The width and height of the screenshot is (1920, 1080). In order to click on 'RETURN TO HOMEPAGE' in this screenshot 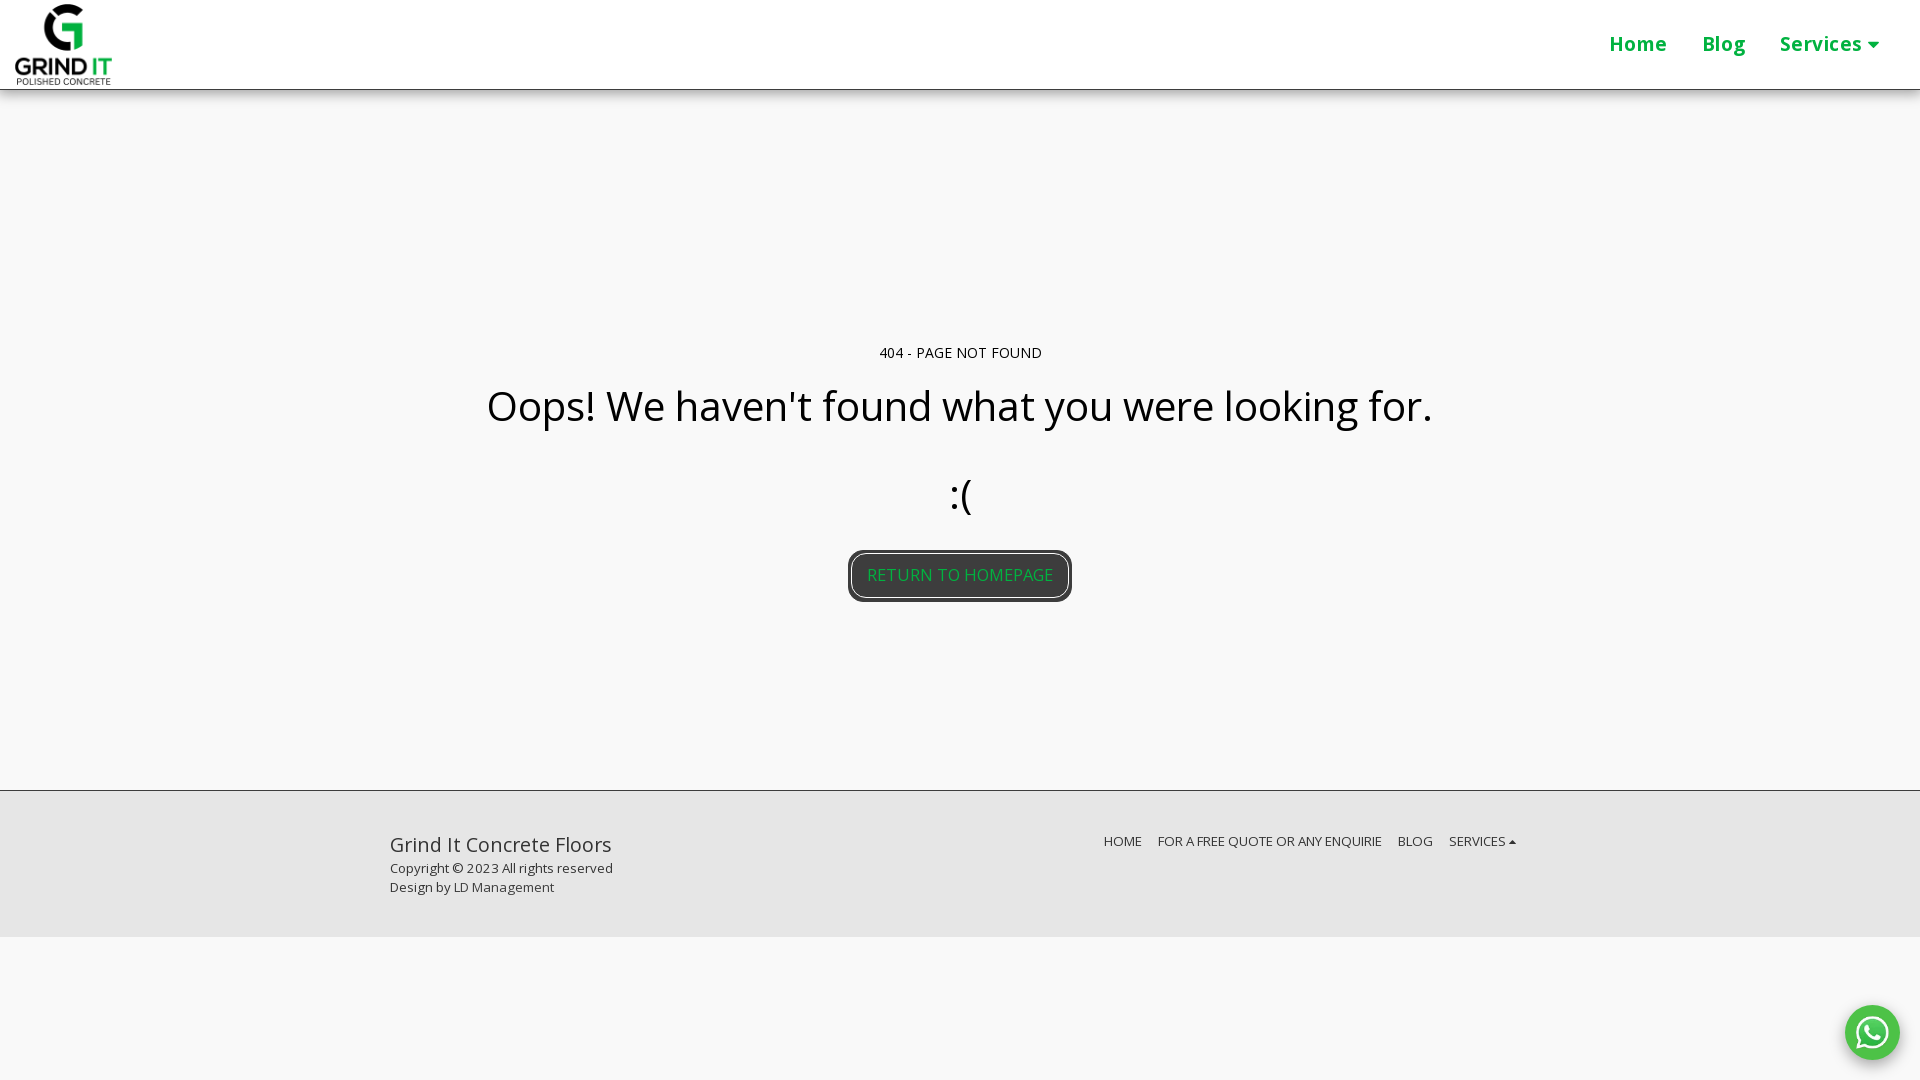, I will do `click(960, 575)`.